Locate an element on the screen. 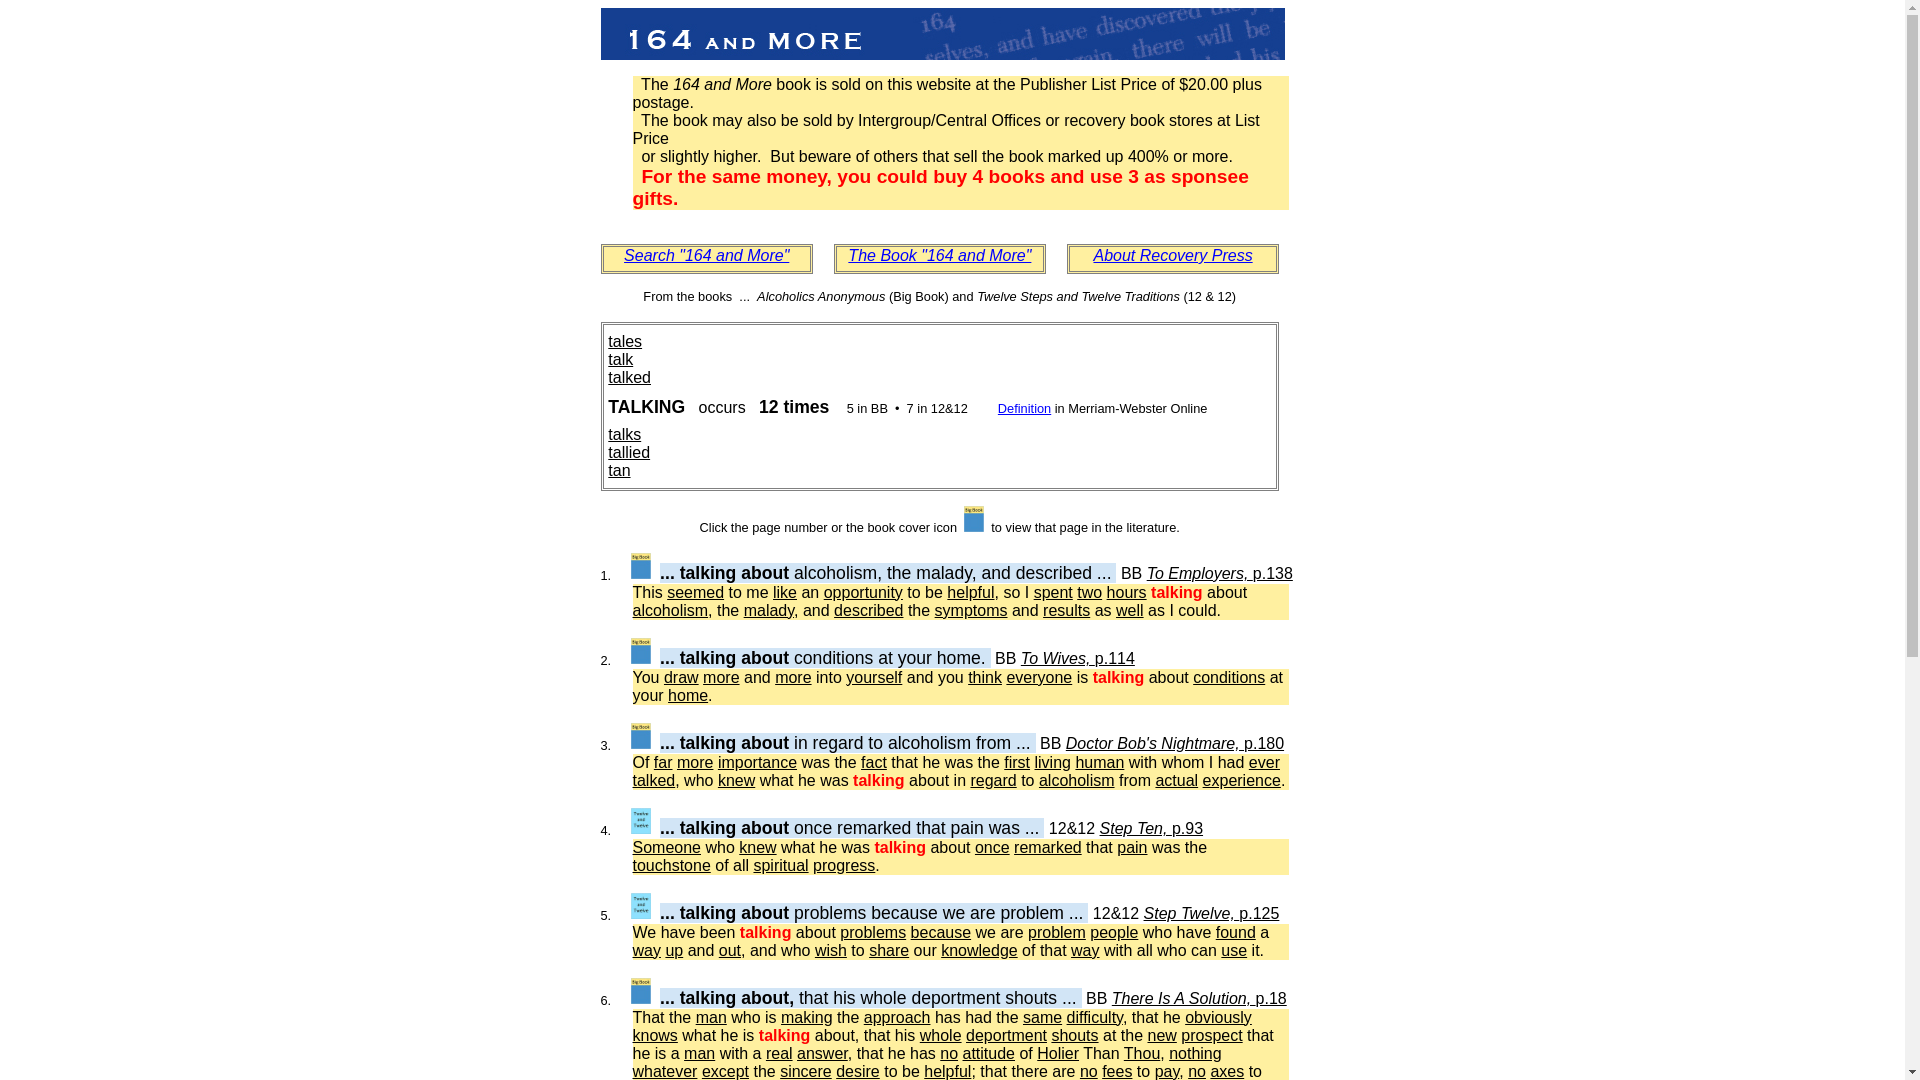 The image size is (1920, 1080). 'knowledge' is located at coordinates (979, 949).